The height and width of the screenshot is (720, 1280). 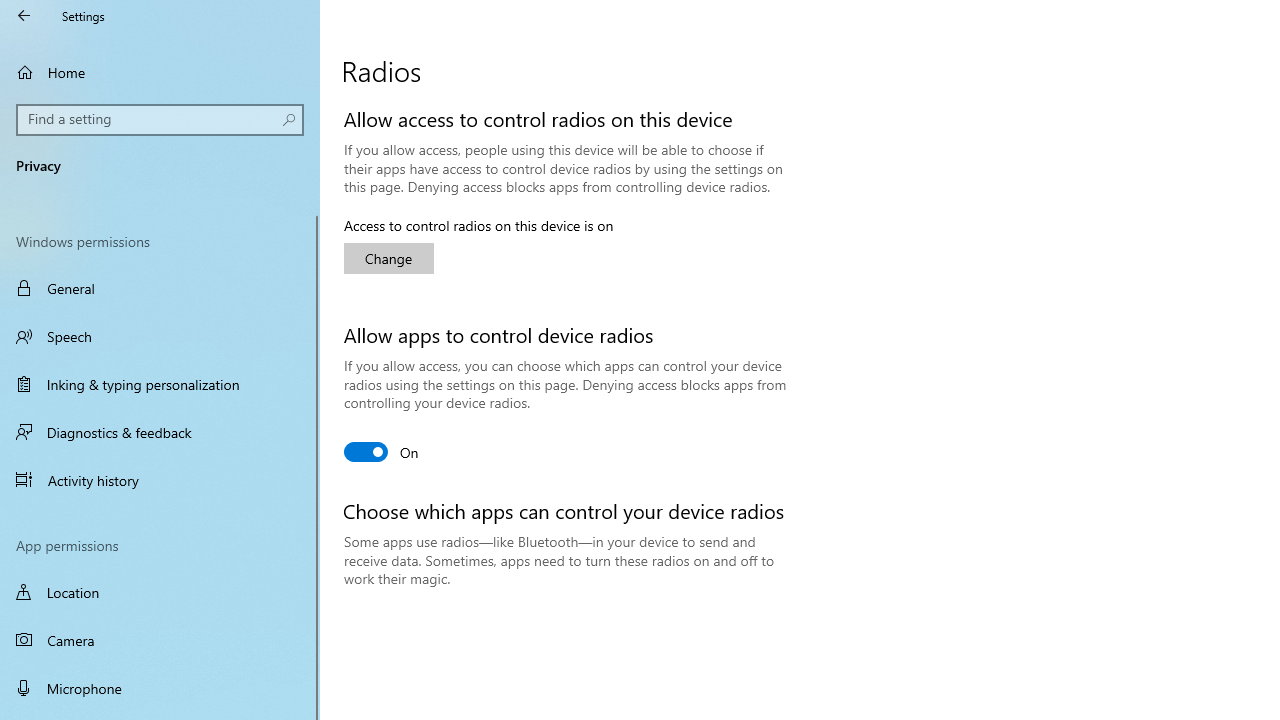 What do you see at coordinates (160, 686) in the screenshot?
I see `'Microphone'` at bounding box center [160, 686].